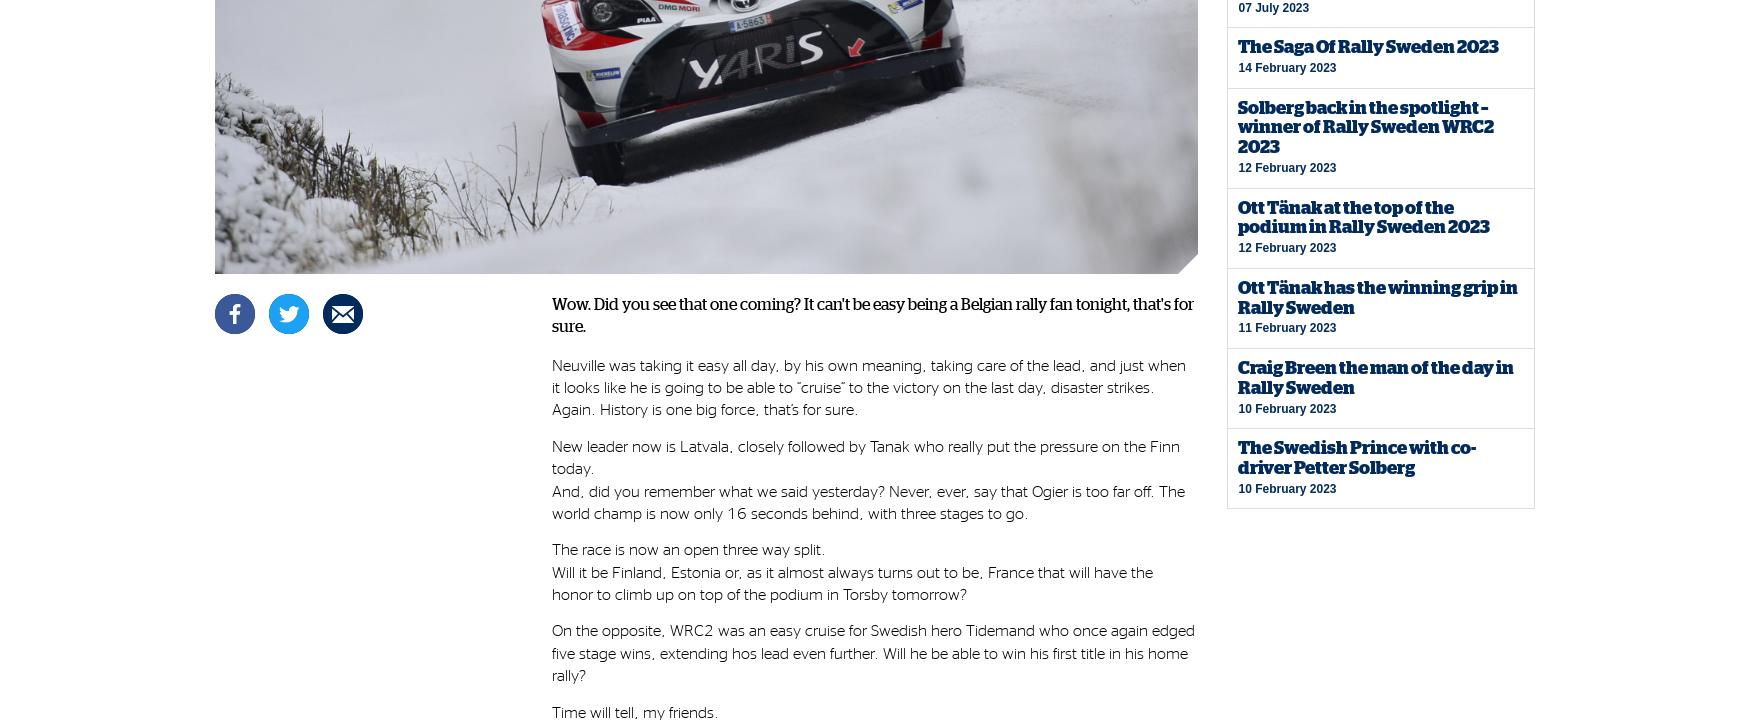  What do you see at coordinates (1237, 376) in the screenshot?
I see `'Craig Breen the man of the day in Rally Sweden'` at bounding box center [1237, 376].